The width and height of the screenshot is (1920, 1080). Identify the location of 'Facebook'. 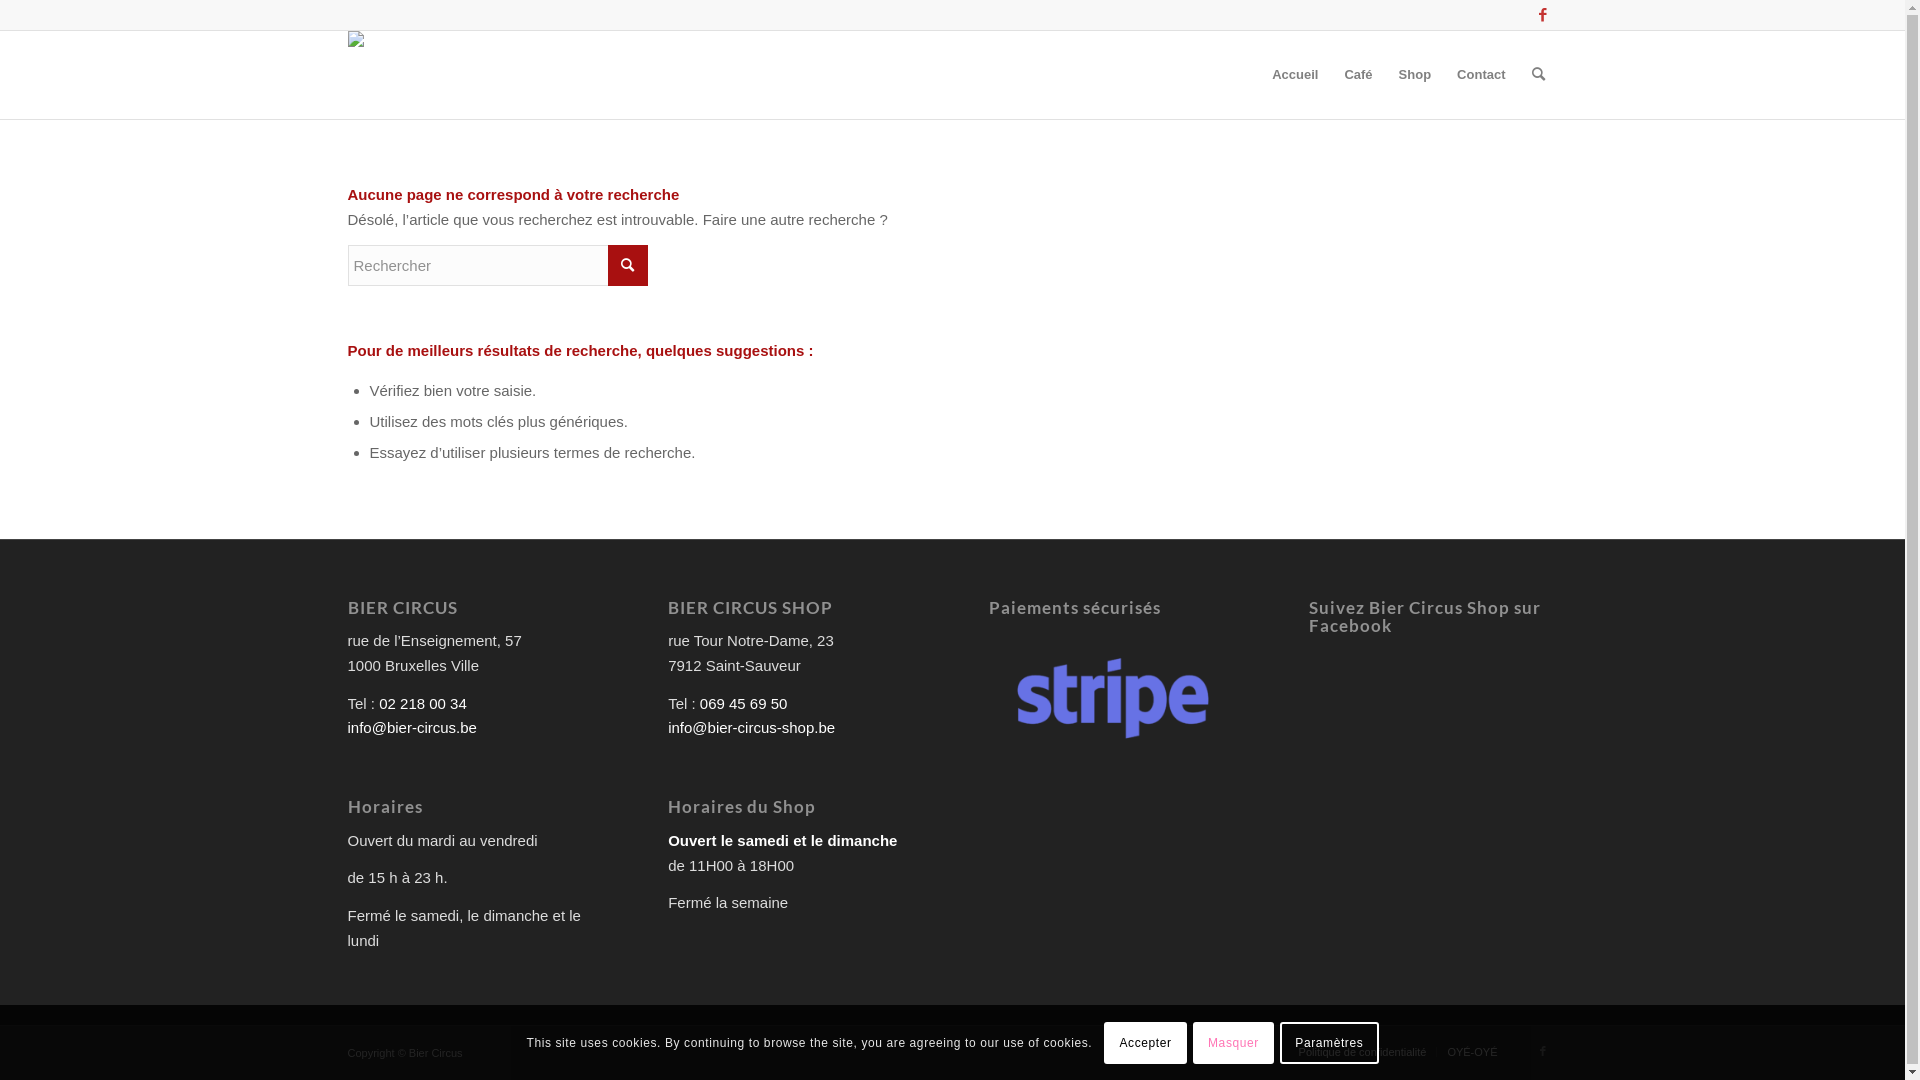
(1541, 15).